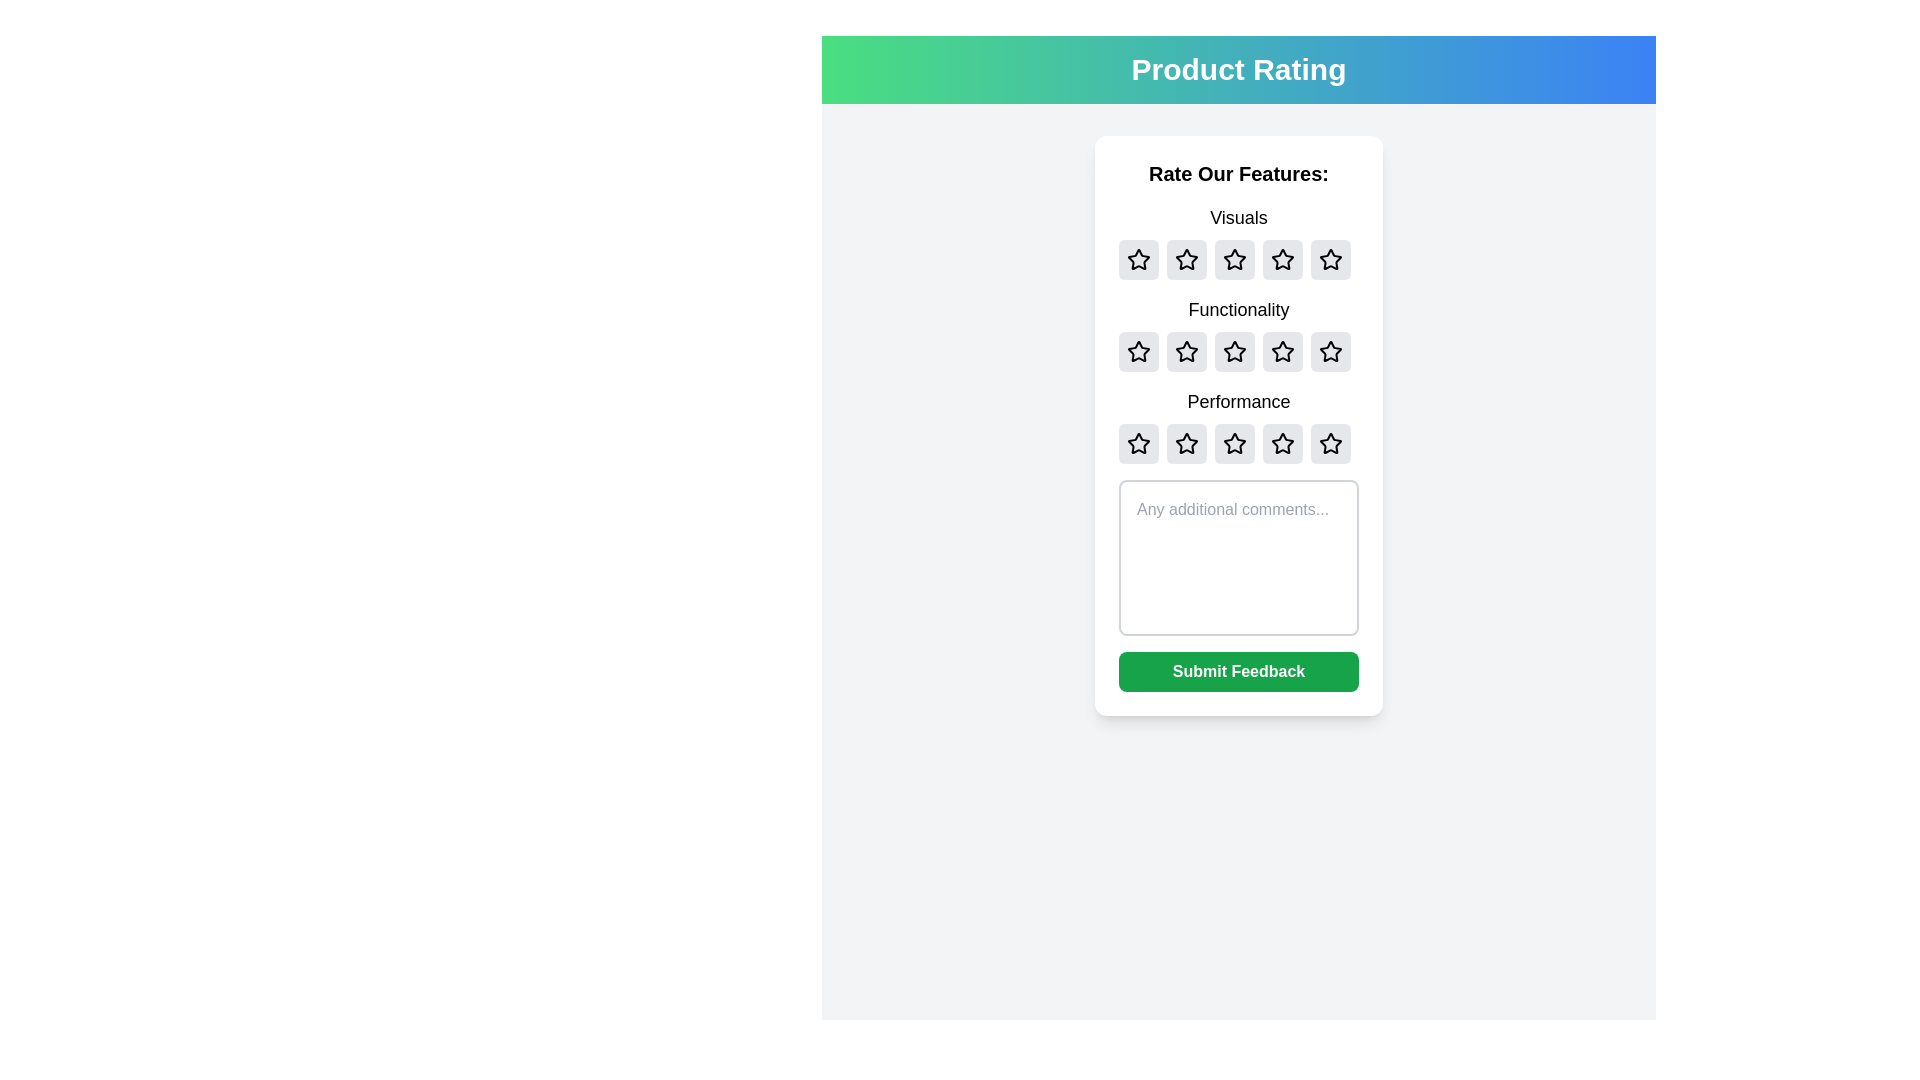  What do you see at coordinates (1186, 258) in the screenshot?
I see `the second star in the 'Visuals' row of the 'Rate Our Features:' section` at bounding box center [1186, 258].